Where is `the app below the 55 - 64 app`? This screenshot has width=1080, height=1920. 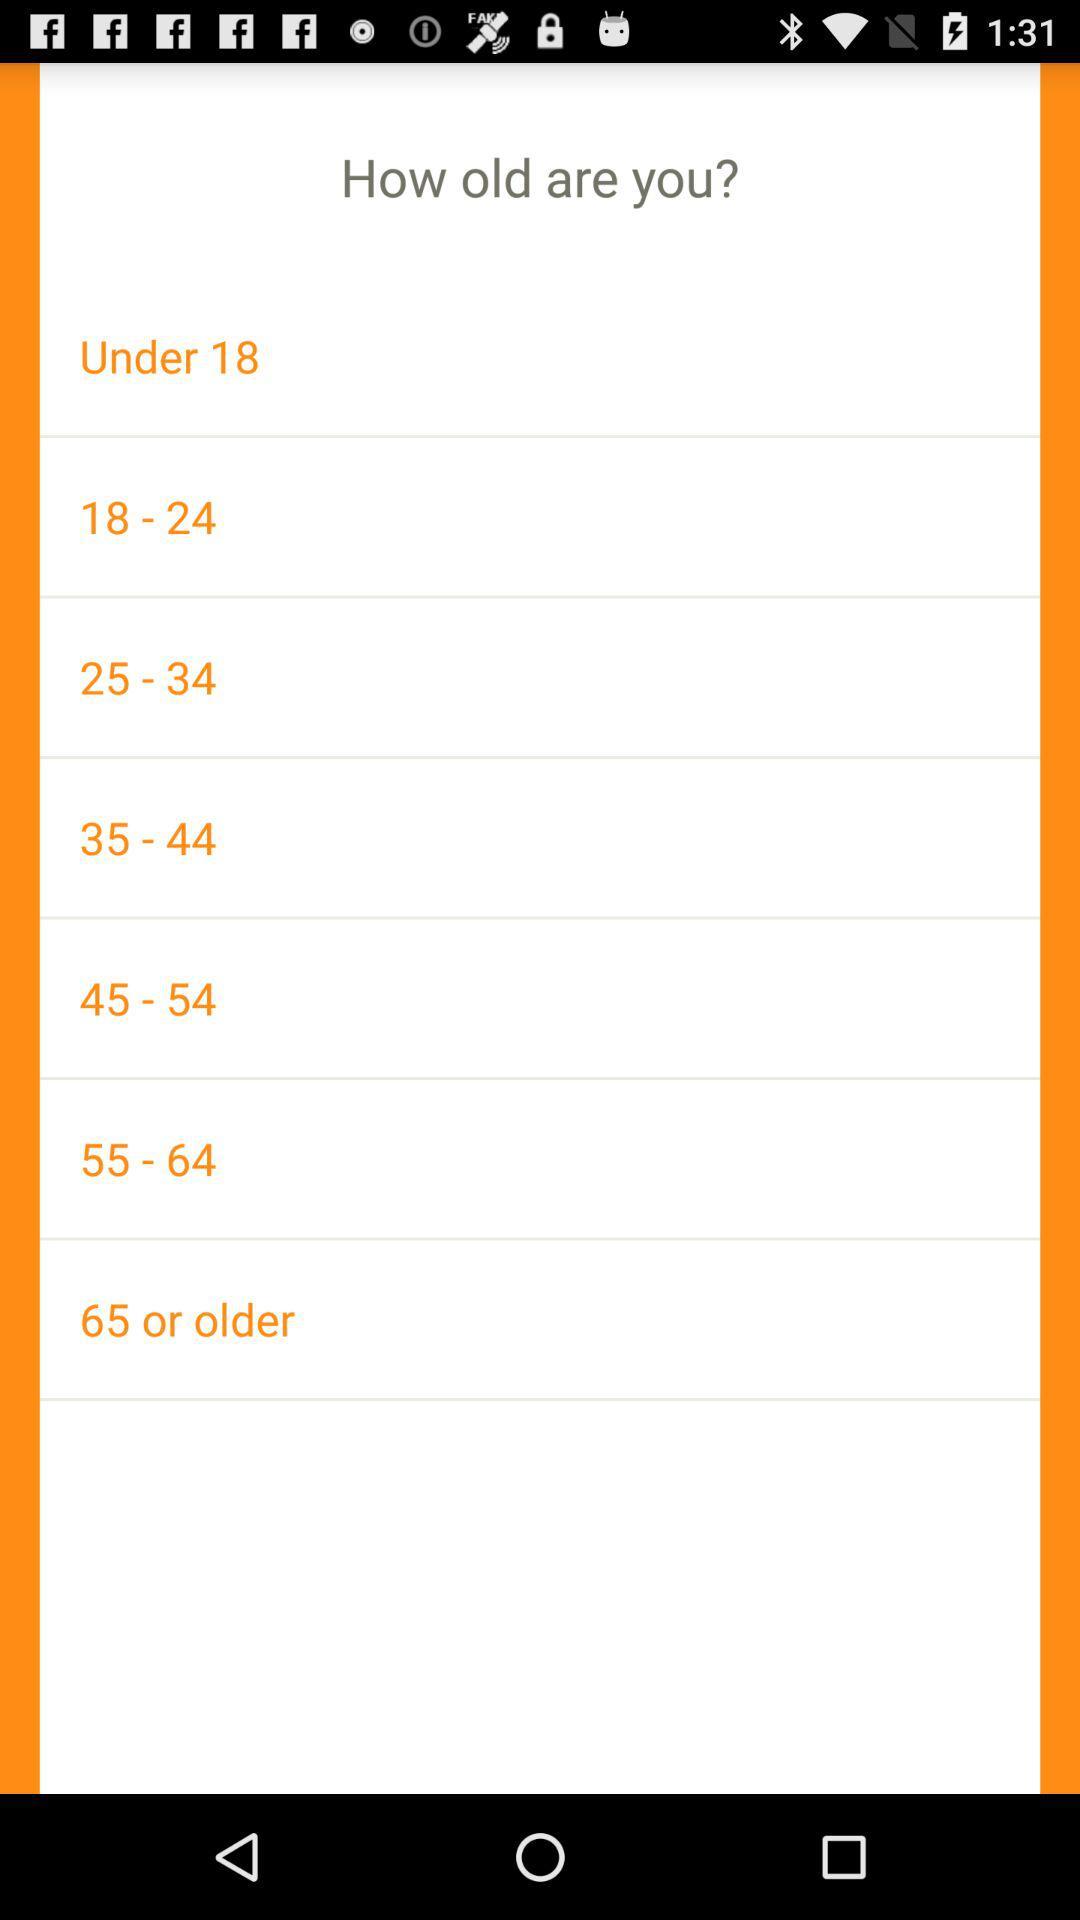
the app below the 55 - 64 app is located at coordinates (540, 1319).